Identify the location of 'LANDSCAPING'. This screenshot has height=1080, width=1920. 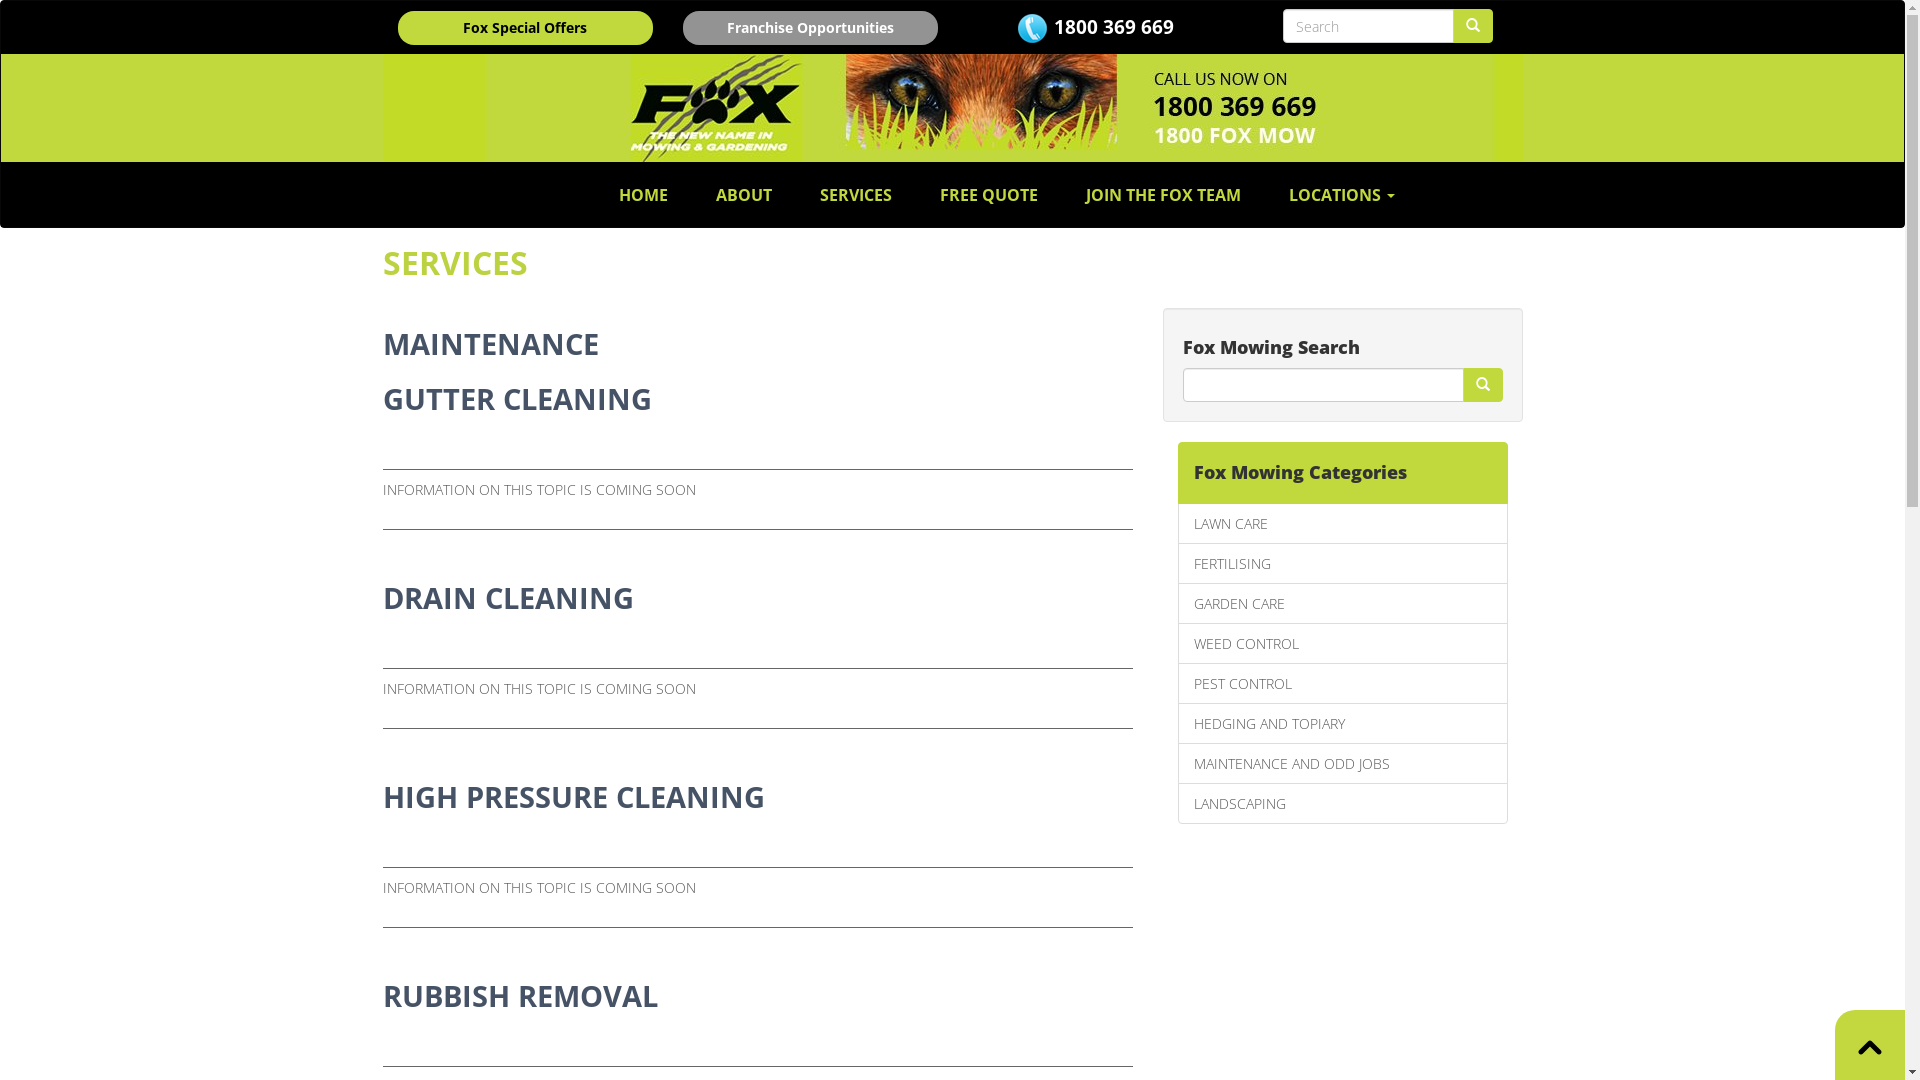
(1343, 802).